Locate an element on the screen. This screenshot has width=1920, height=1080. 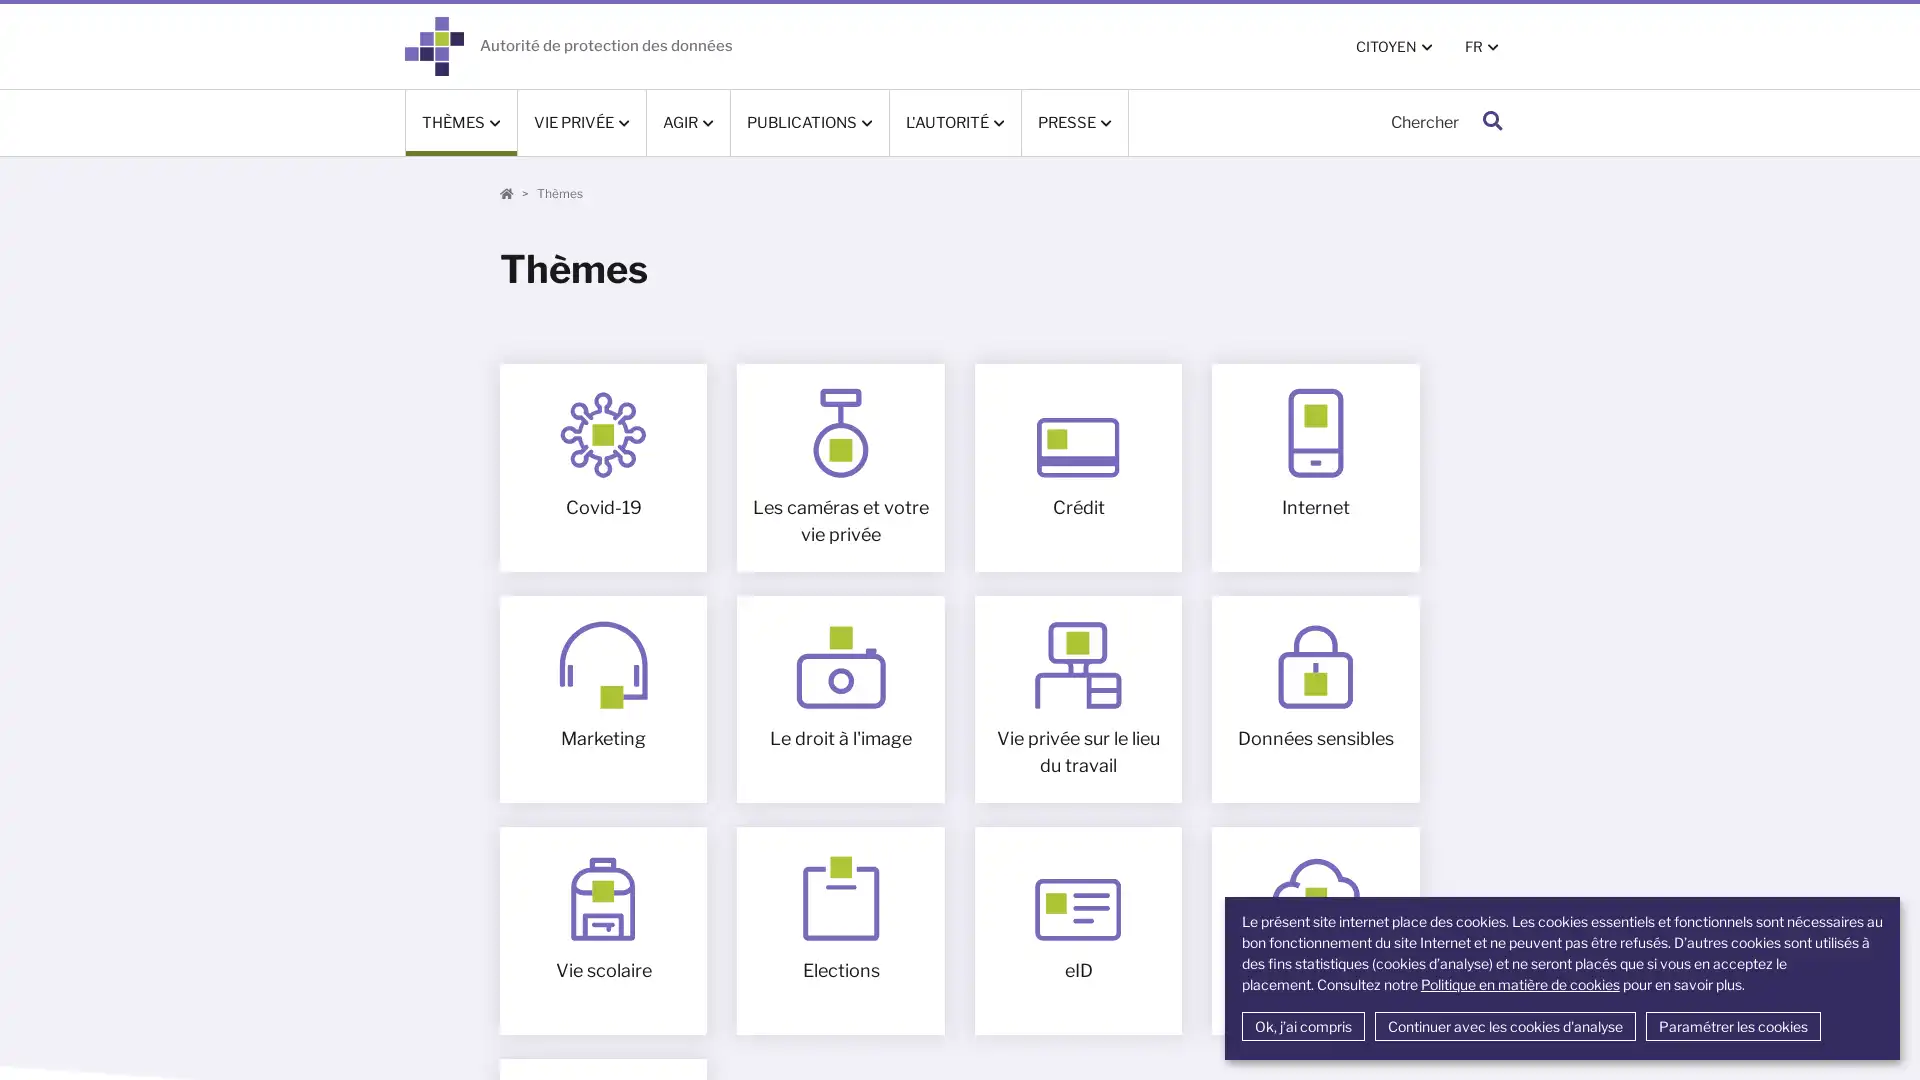
Parametrer les cookies is located at coordinates (1731, 1026).